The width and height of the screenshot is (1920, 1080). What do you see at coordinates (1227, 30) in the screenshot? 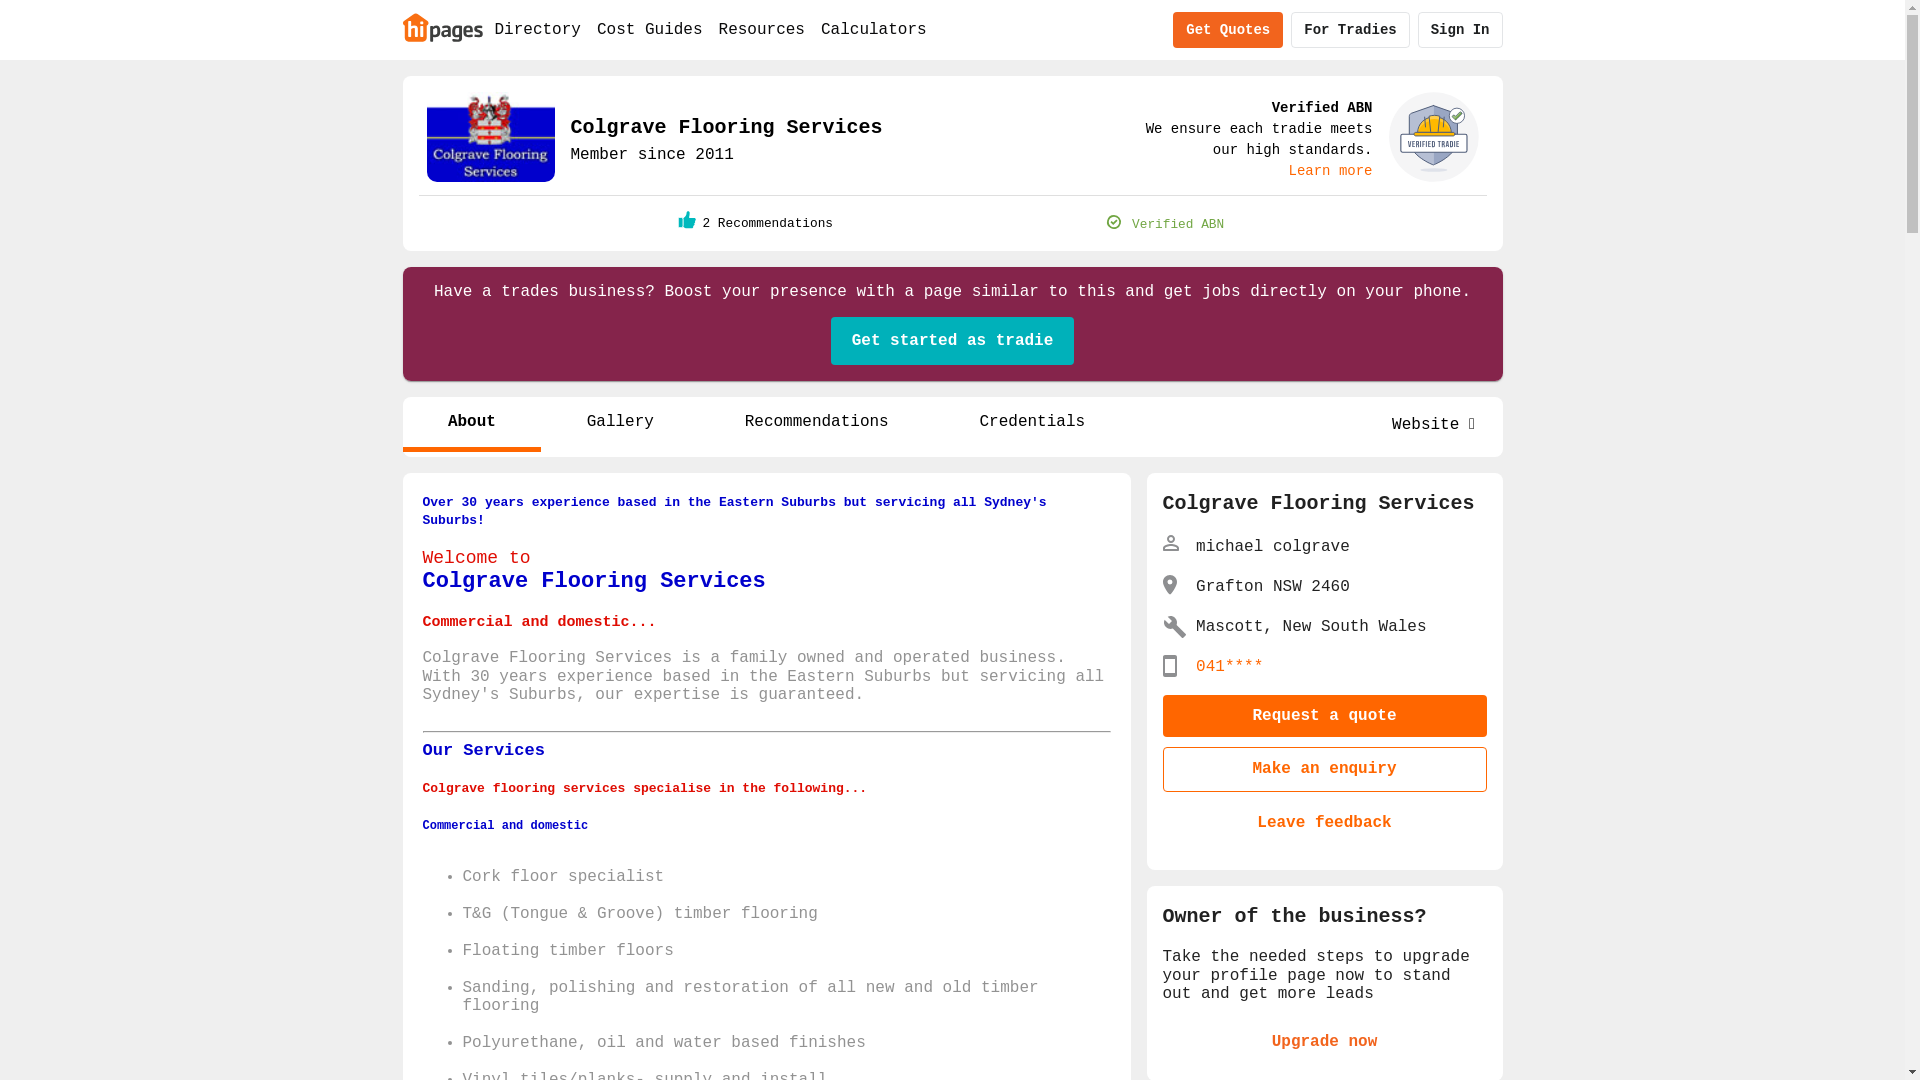
I see `'Get Quotes'` at bounding box center [1227, 30].